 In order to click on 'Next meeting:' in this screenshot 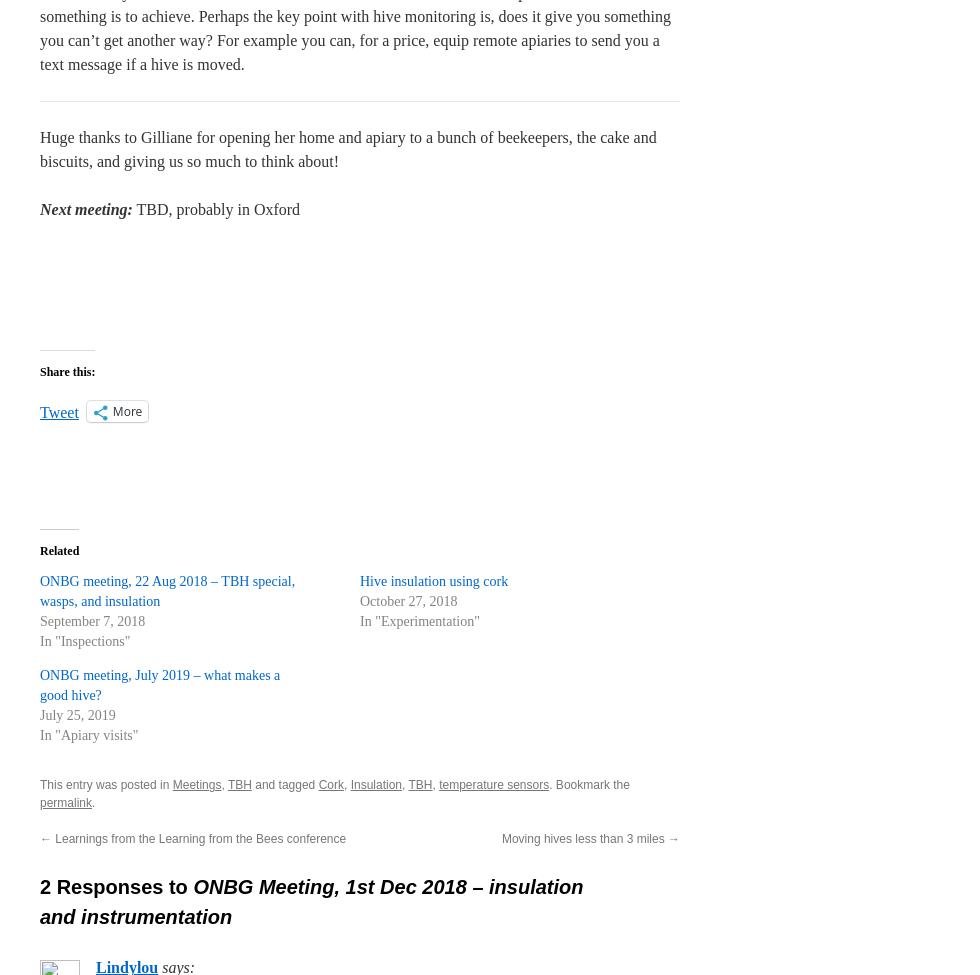, I will do `click(86, 209)`.